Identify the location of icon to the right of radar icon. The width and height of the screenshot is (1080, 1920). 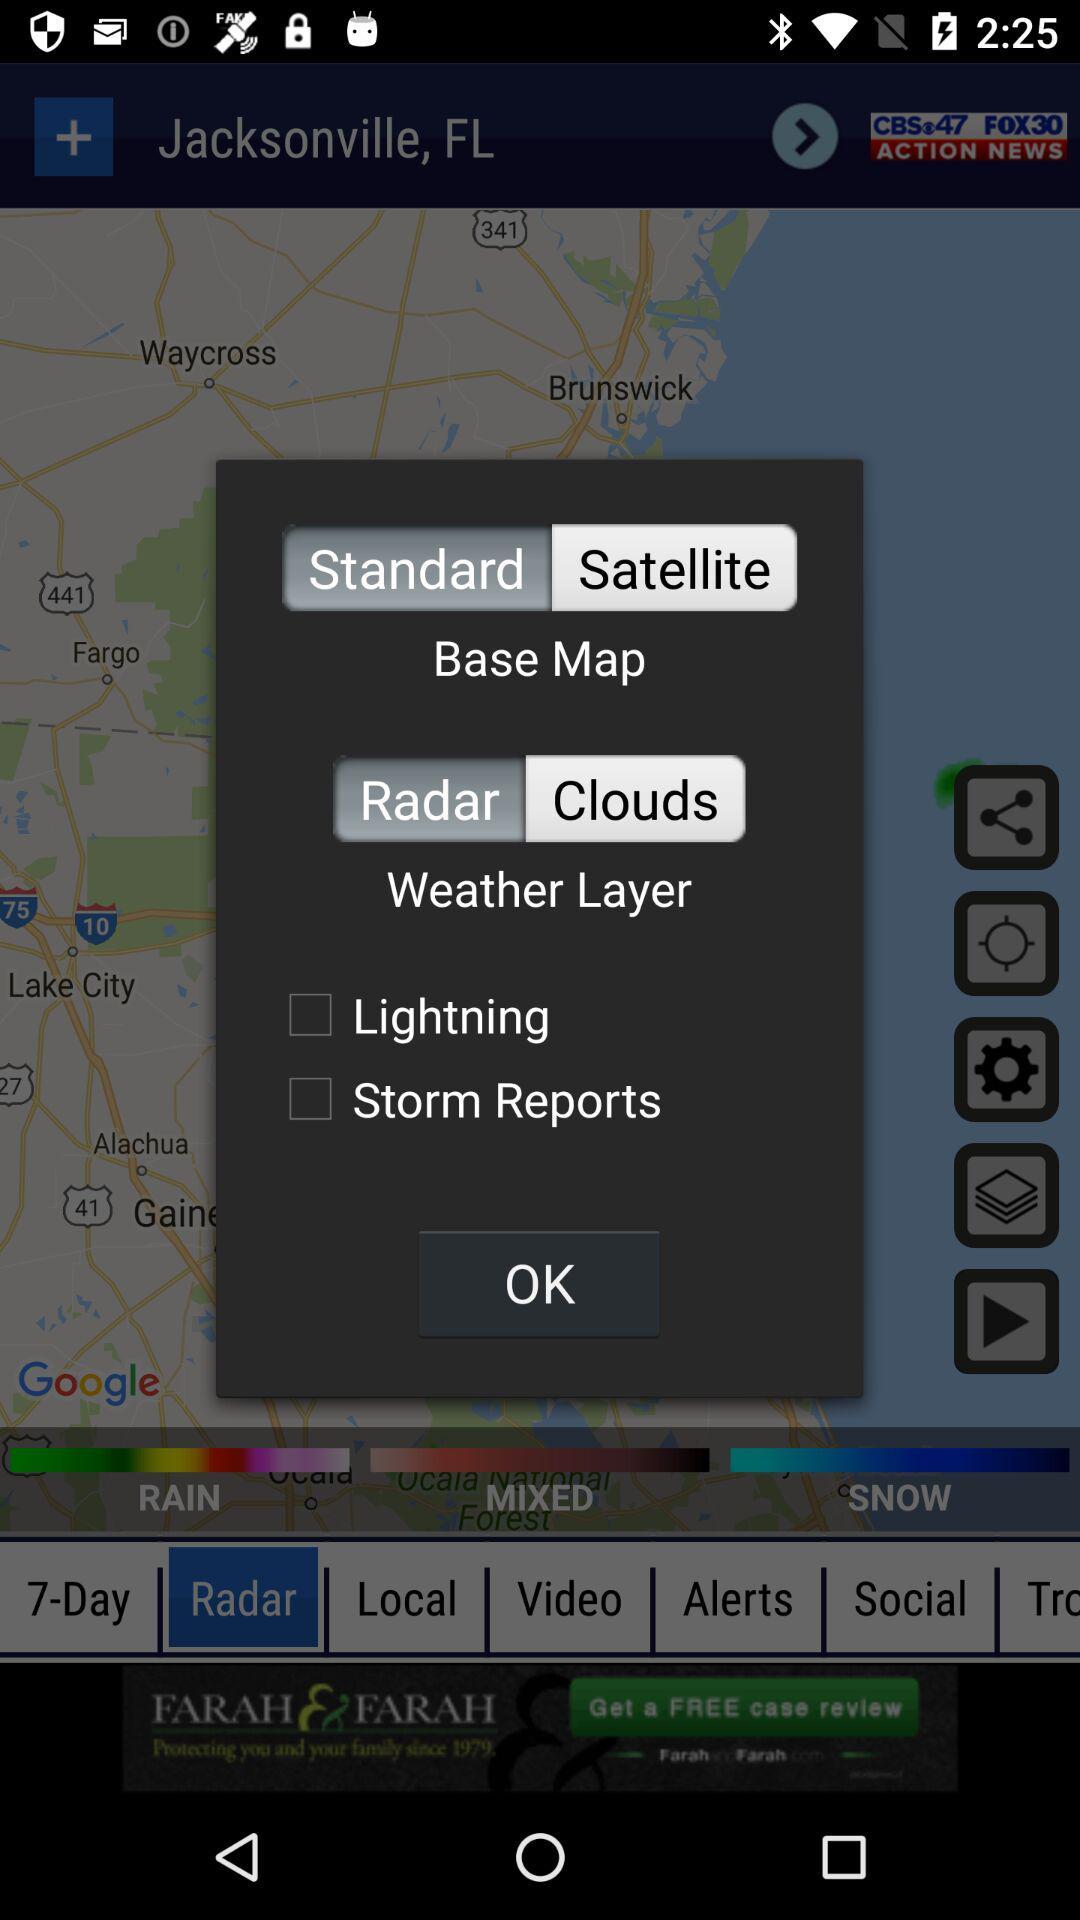
(635, 797).